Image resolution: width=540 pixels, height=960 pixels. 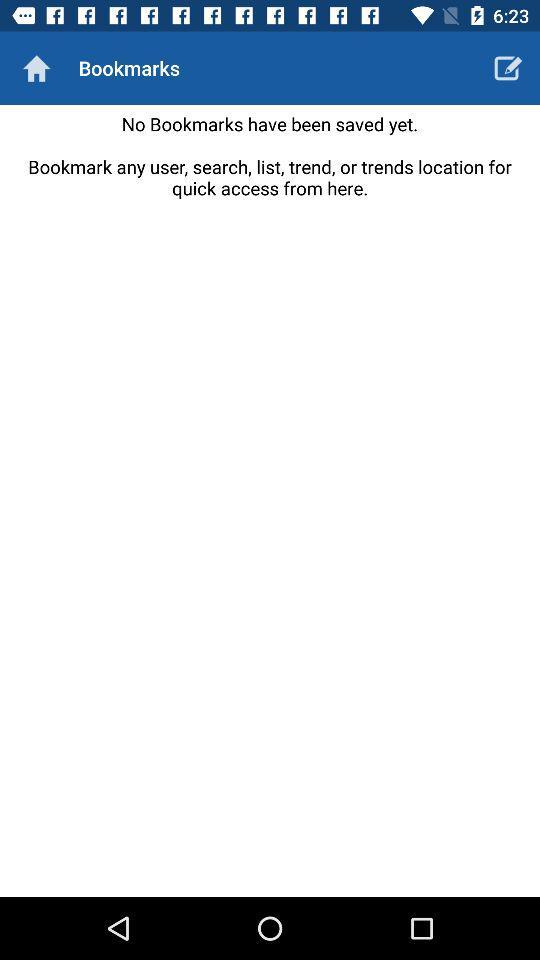 I want to click on the item to the left of the bookmarks icon, so click(x=36, y=68).